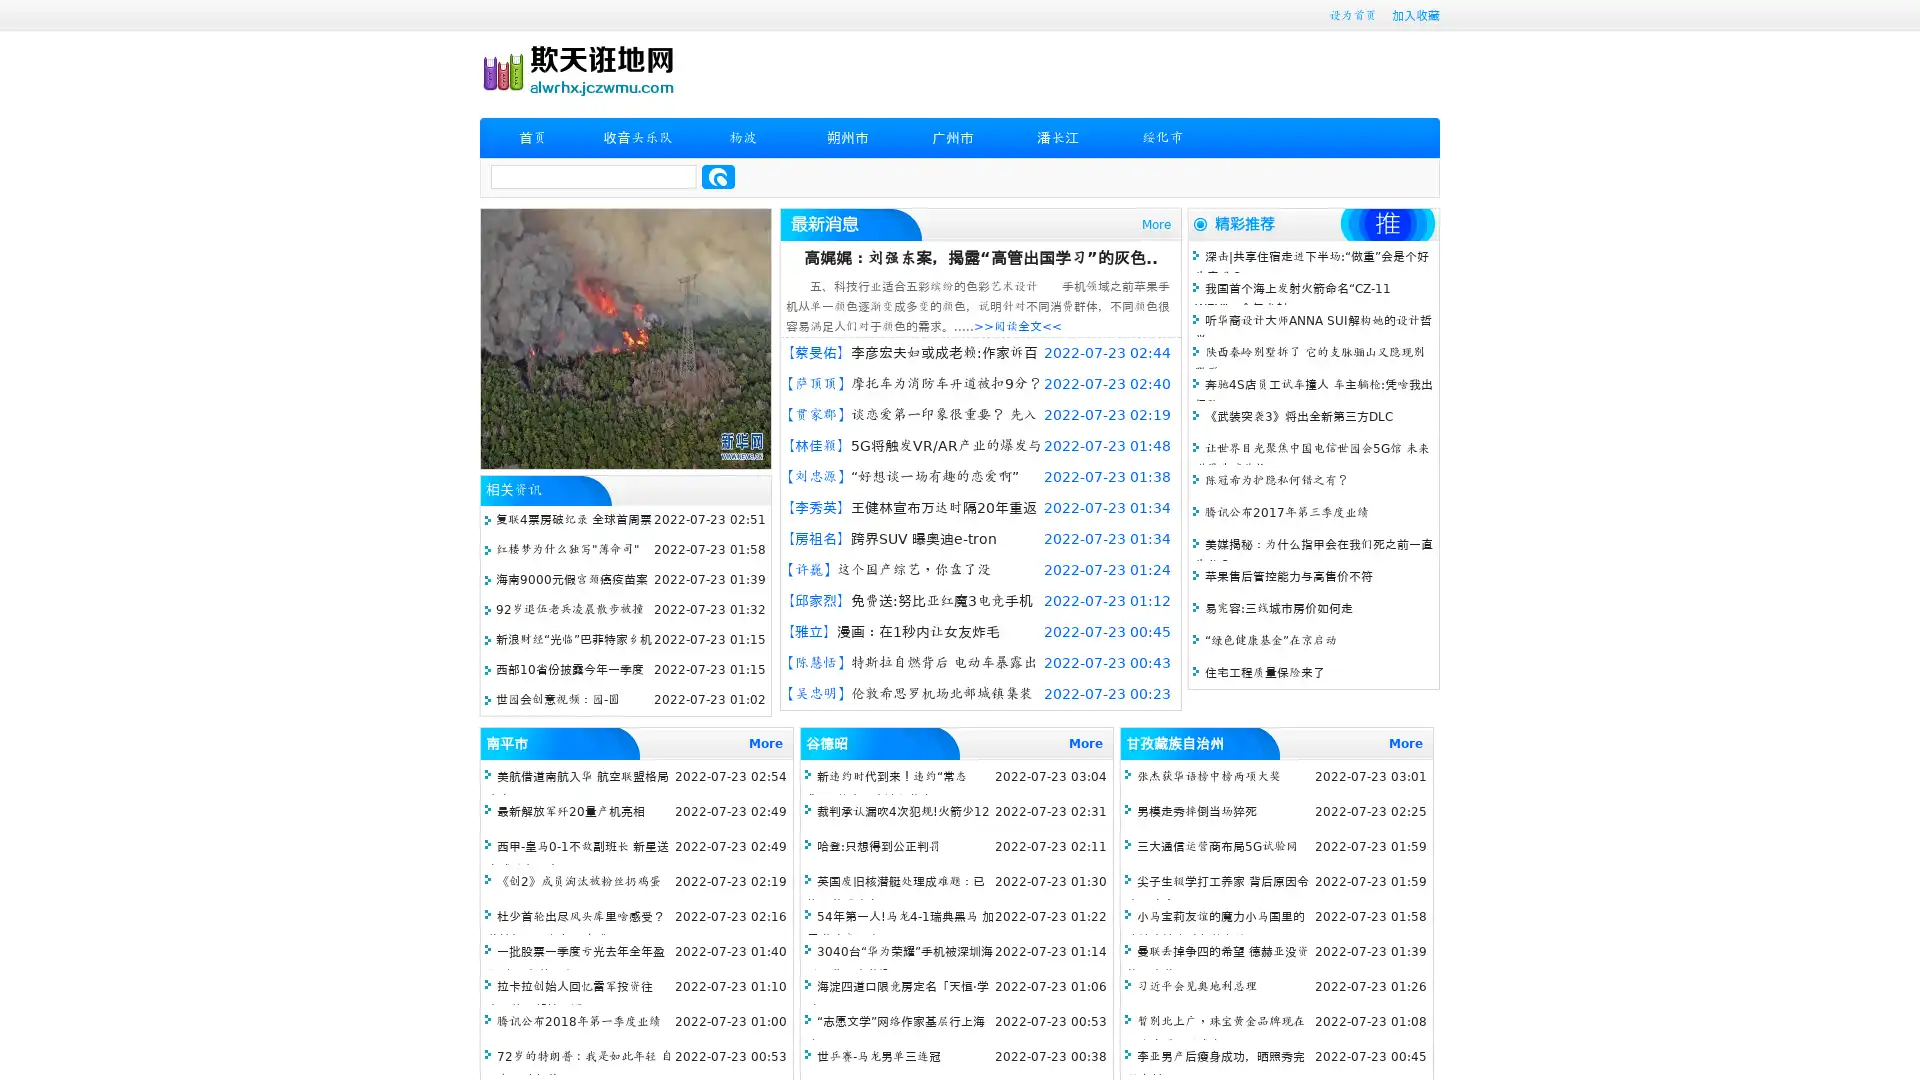 Image resolution: width=1920 pixels, height=1080 pixels. Describe the element at coordinates (718, 176) in the screenshot. I see `Search` at that location.